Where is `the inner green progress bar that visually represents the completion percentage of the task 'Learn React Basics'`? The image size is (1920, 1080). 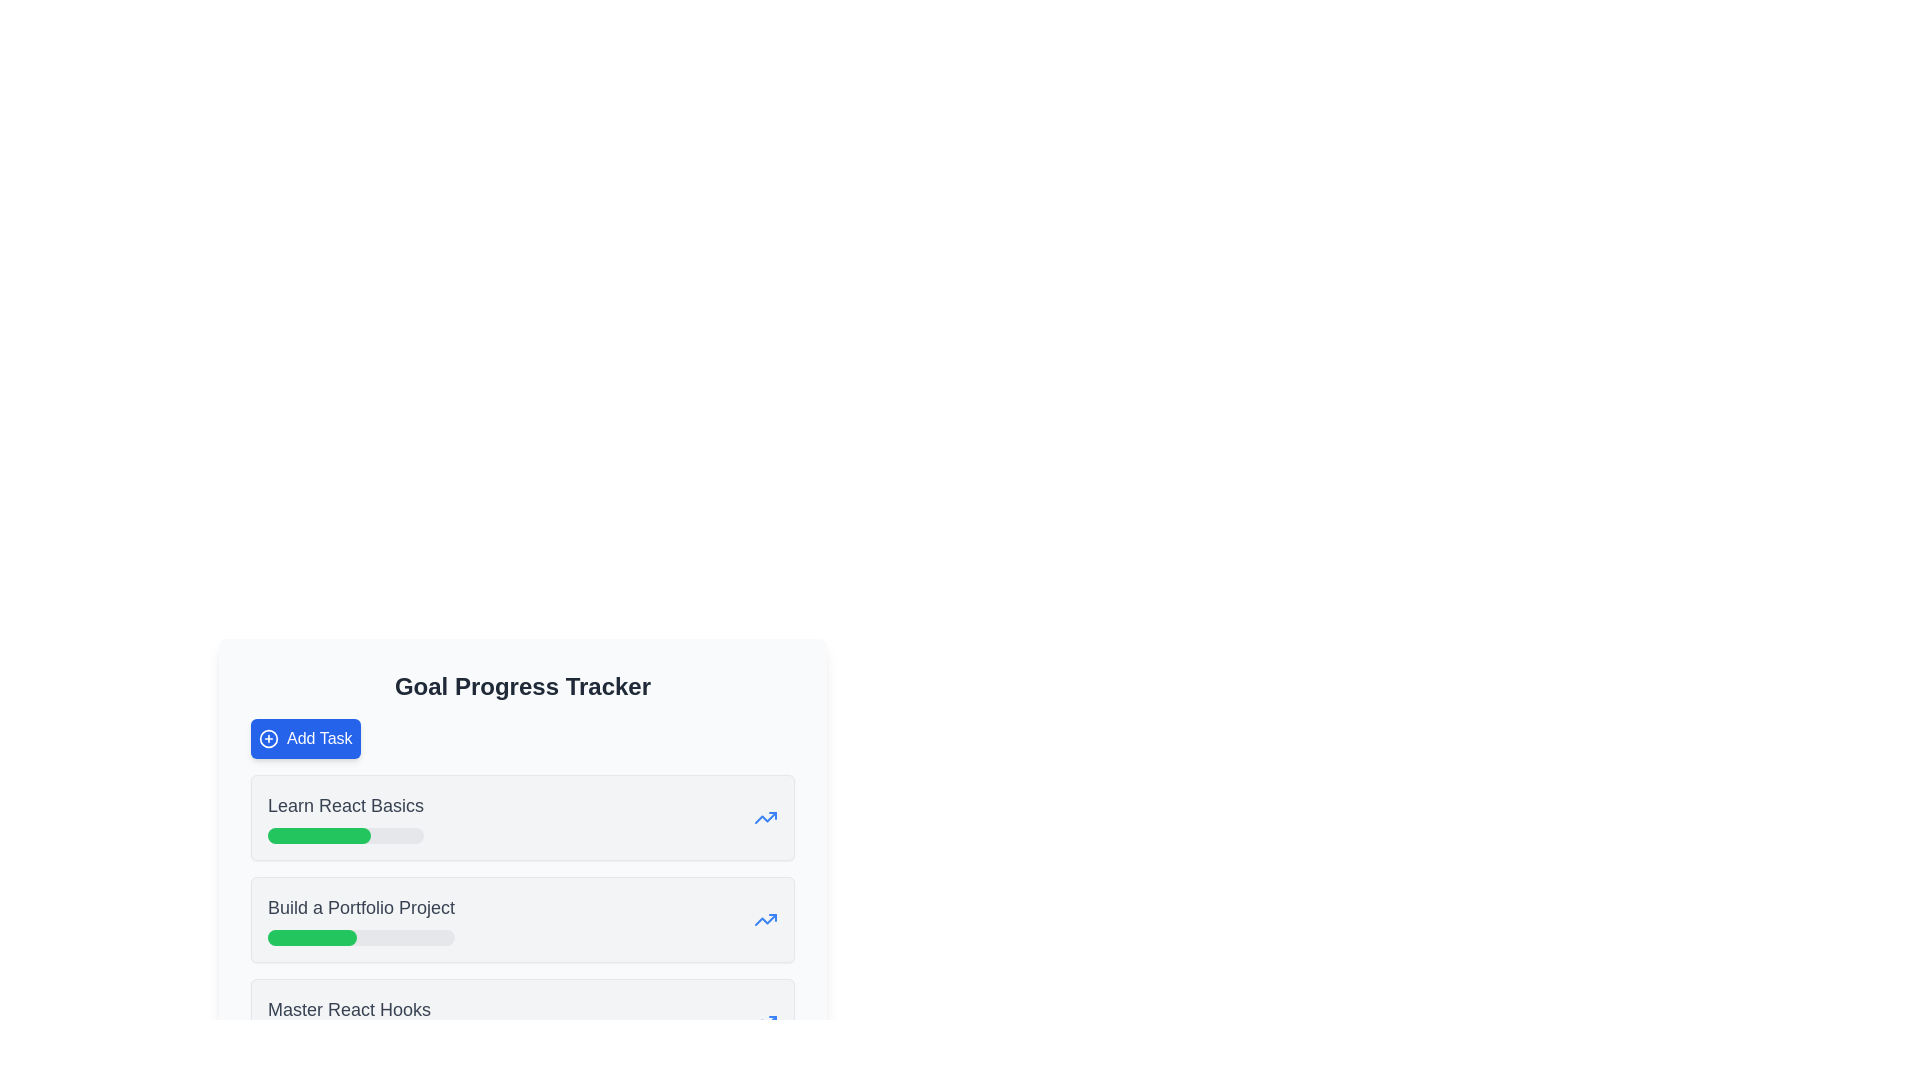
the inner green progress bar that visually represents the completion percentage of the task 'Learn React Basics' is located at coordinates (318, 836).